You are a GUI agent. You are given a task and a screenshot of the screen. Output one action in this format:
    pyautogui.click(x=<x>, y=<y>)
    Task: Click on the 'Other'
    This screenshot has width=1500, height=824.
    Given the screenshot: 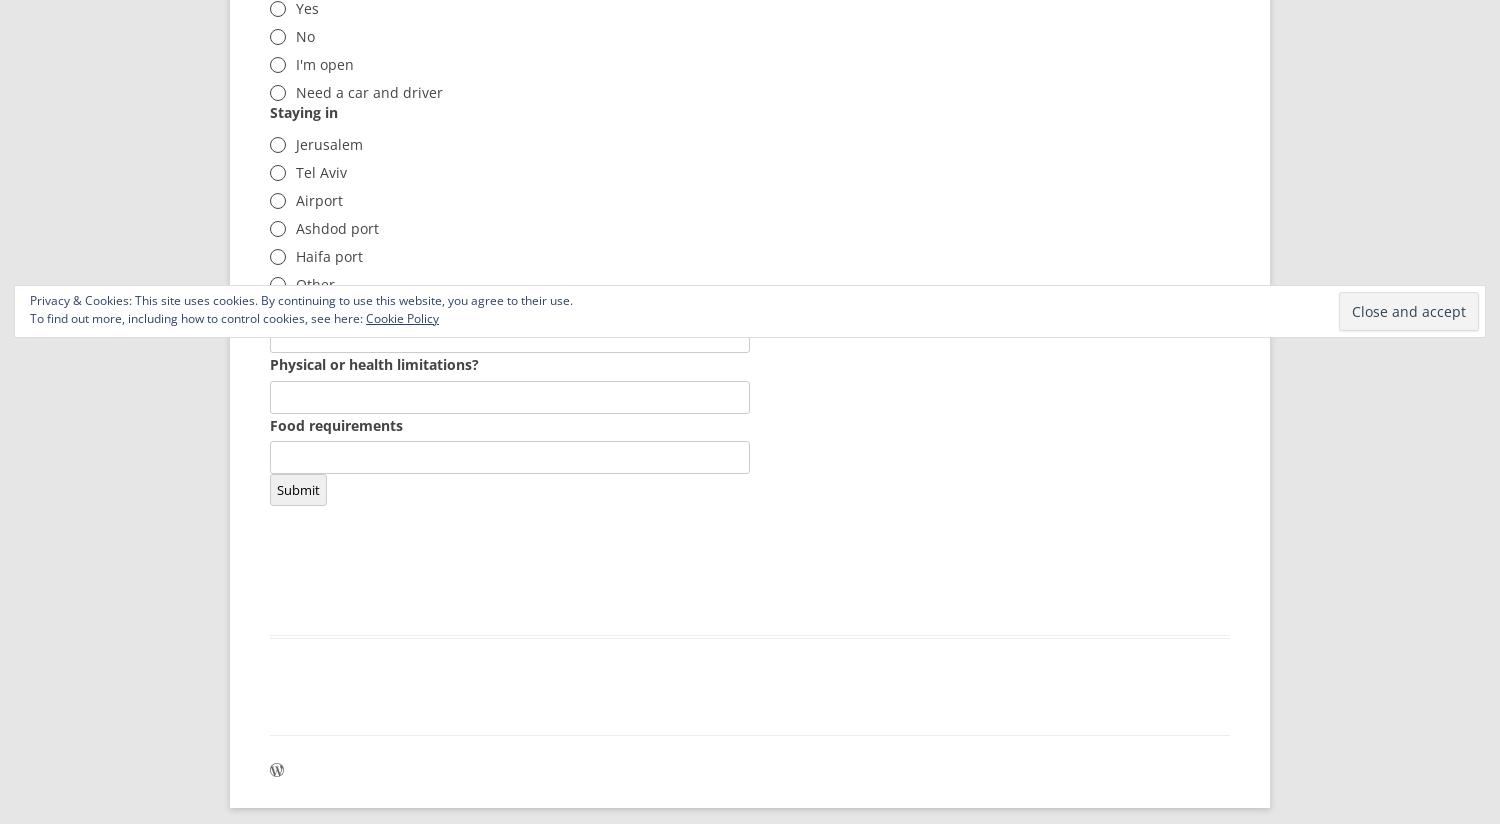 What is the action you would take?
    pyautogui.click(x=314, y=282)
    